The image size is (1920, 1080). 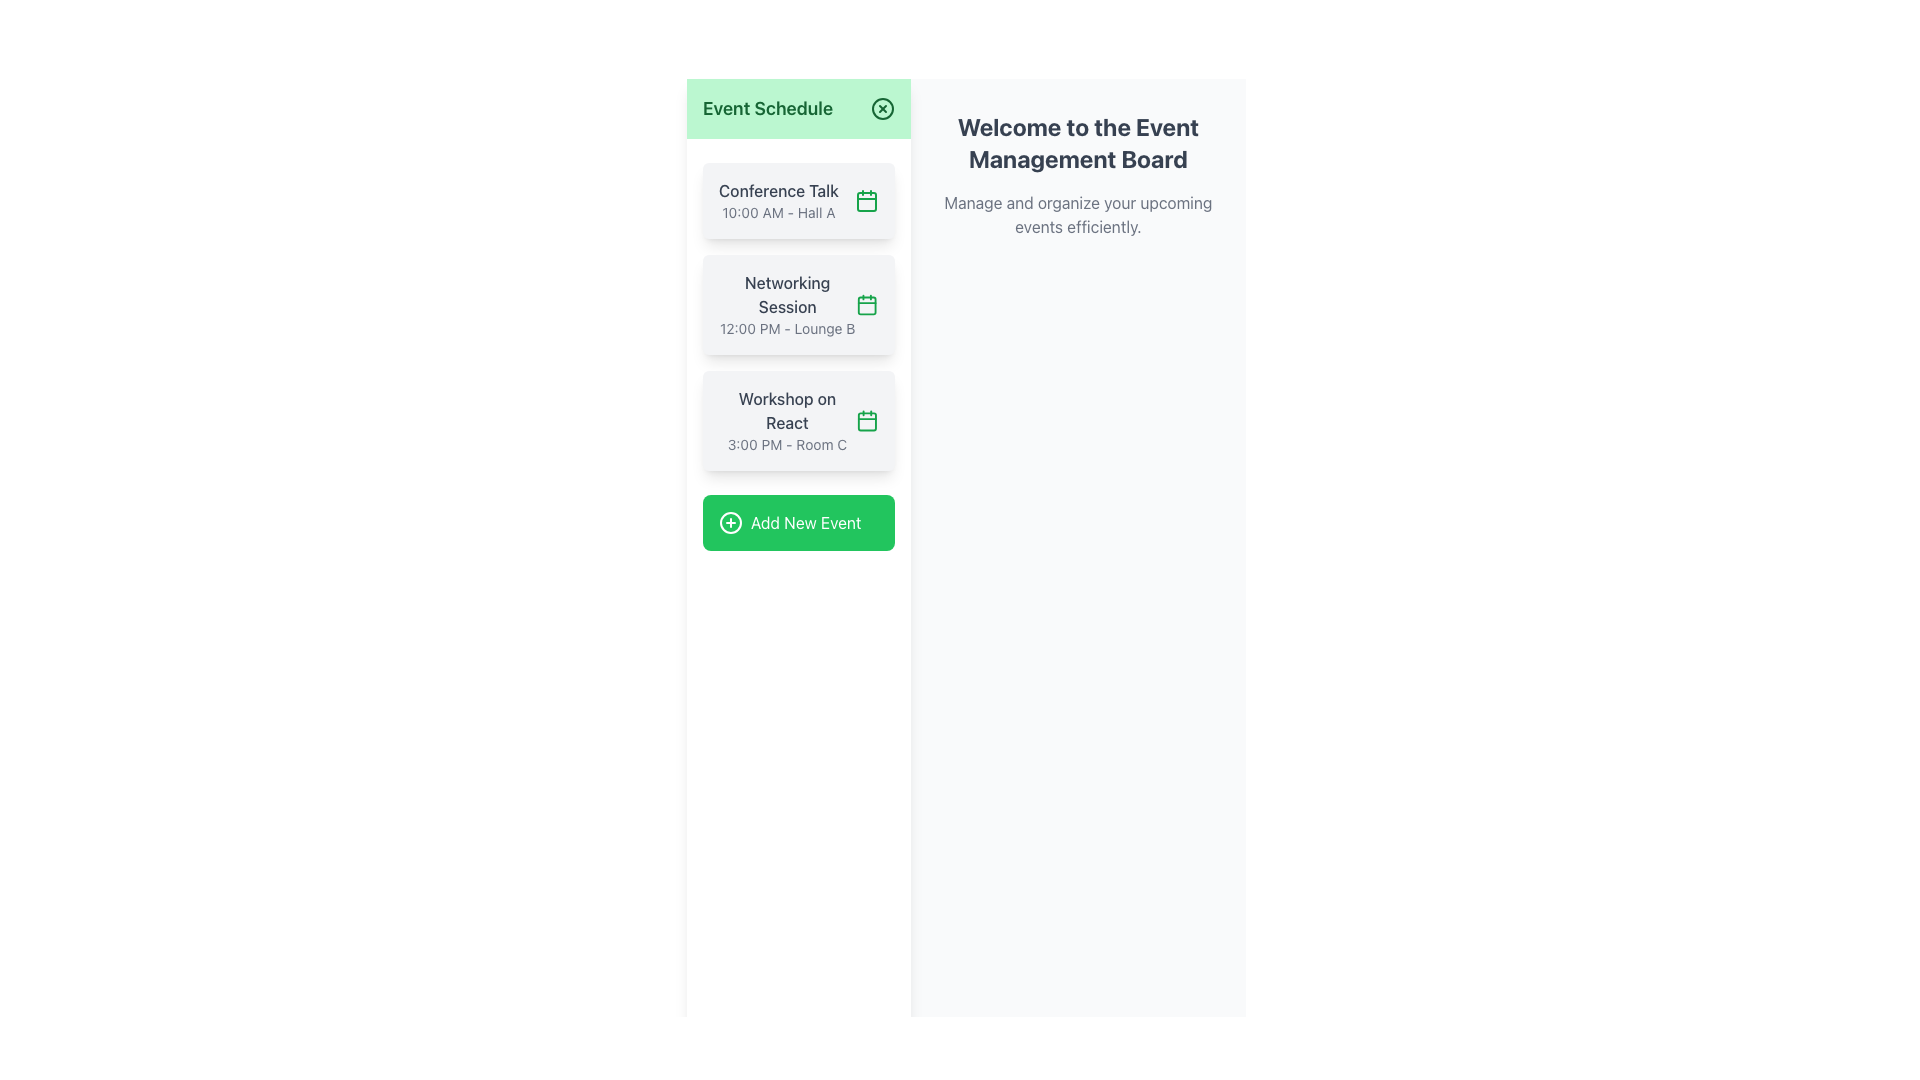 I want to click on the 'Add Event' button located beneath the 'Workshop on React' item in the left panel, so click(x=797, y=522).